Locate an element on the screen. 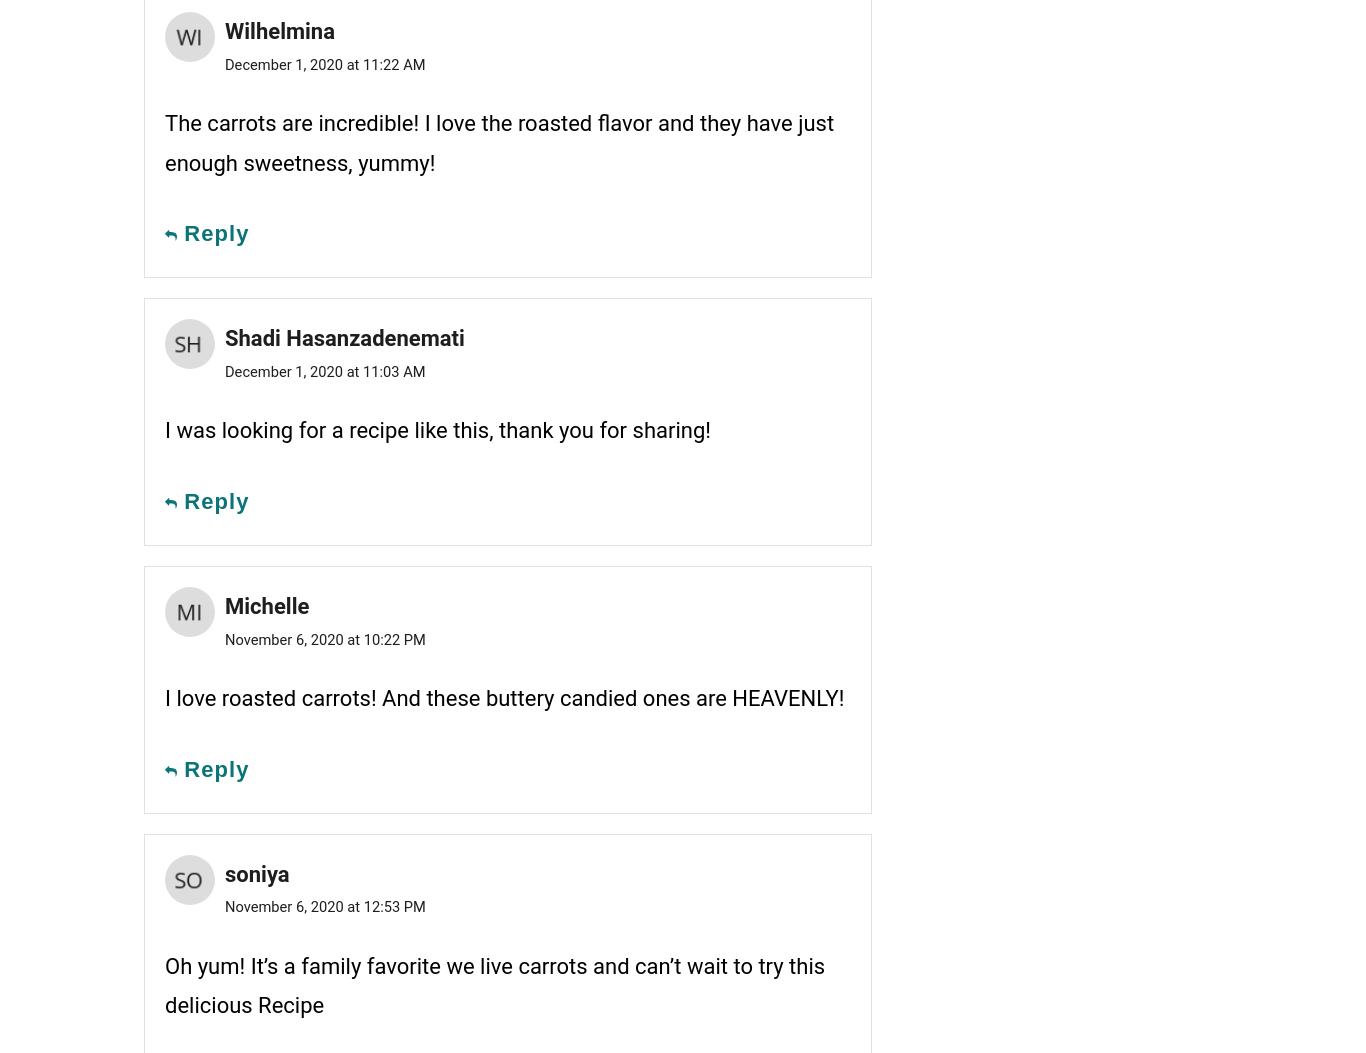  'Oh yum! It’s a family favorite we live carrots and can’t wait to try this delicious Recipe' is located at coordinates (495, 985).